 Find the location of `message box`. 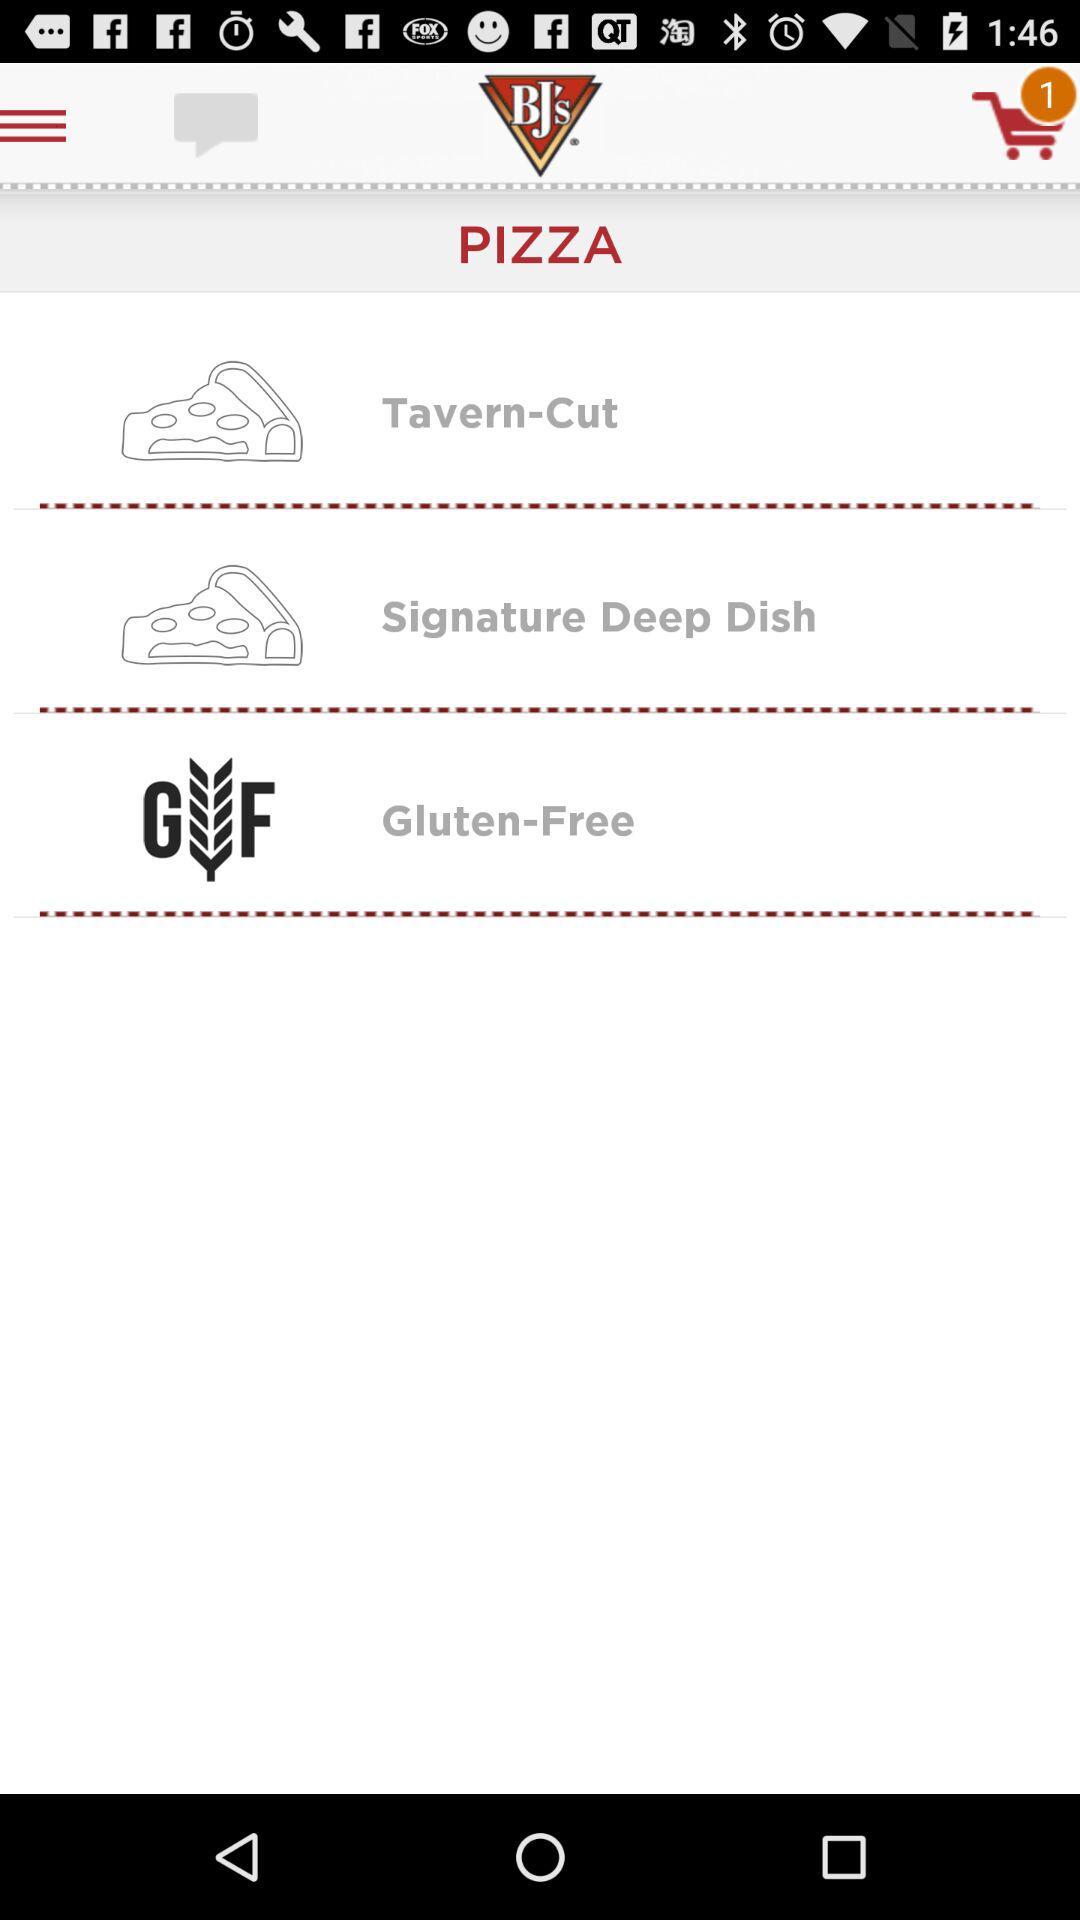

message box is located at coordinates (218, 124).